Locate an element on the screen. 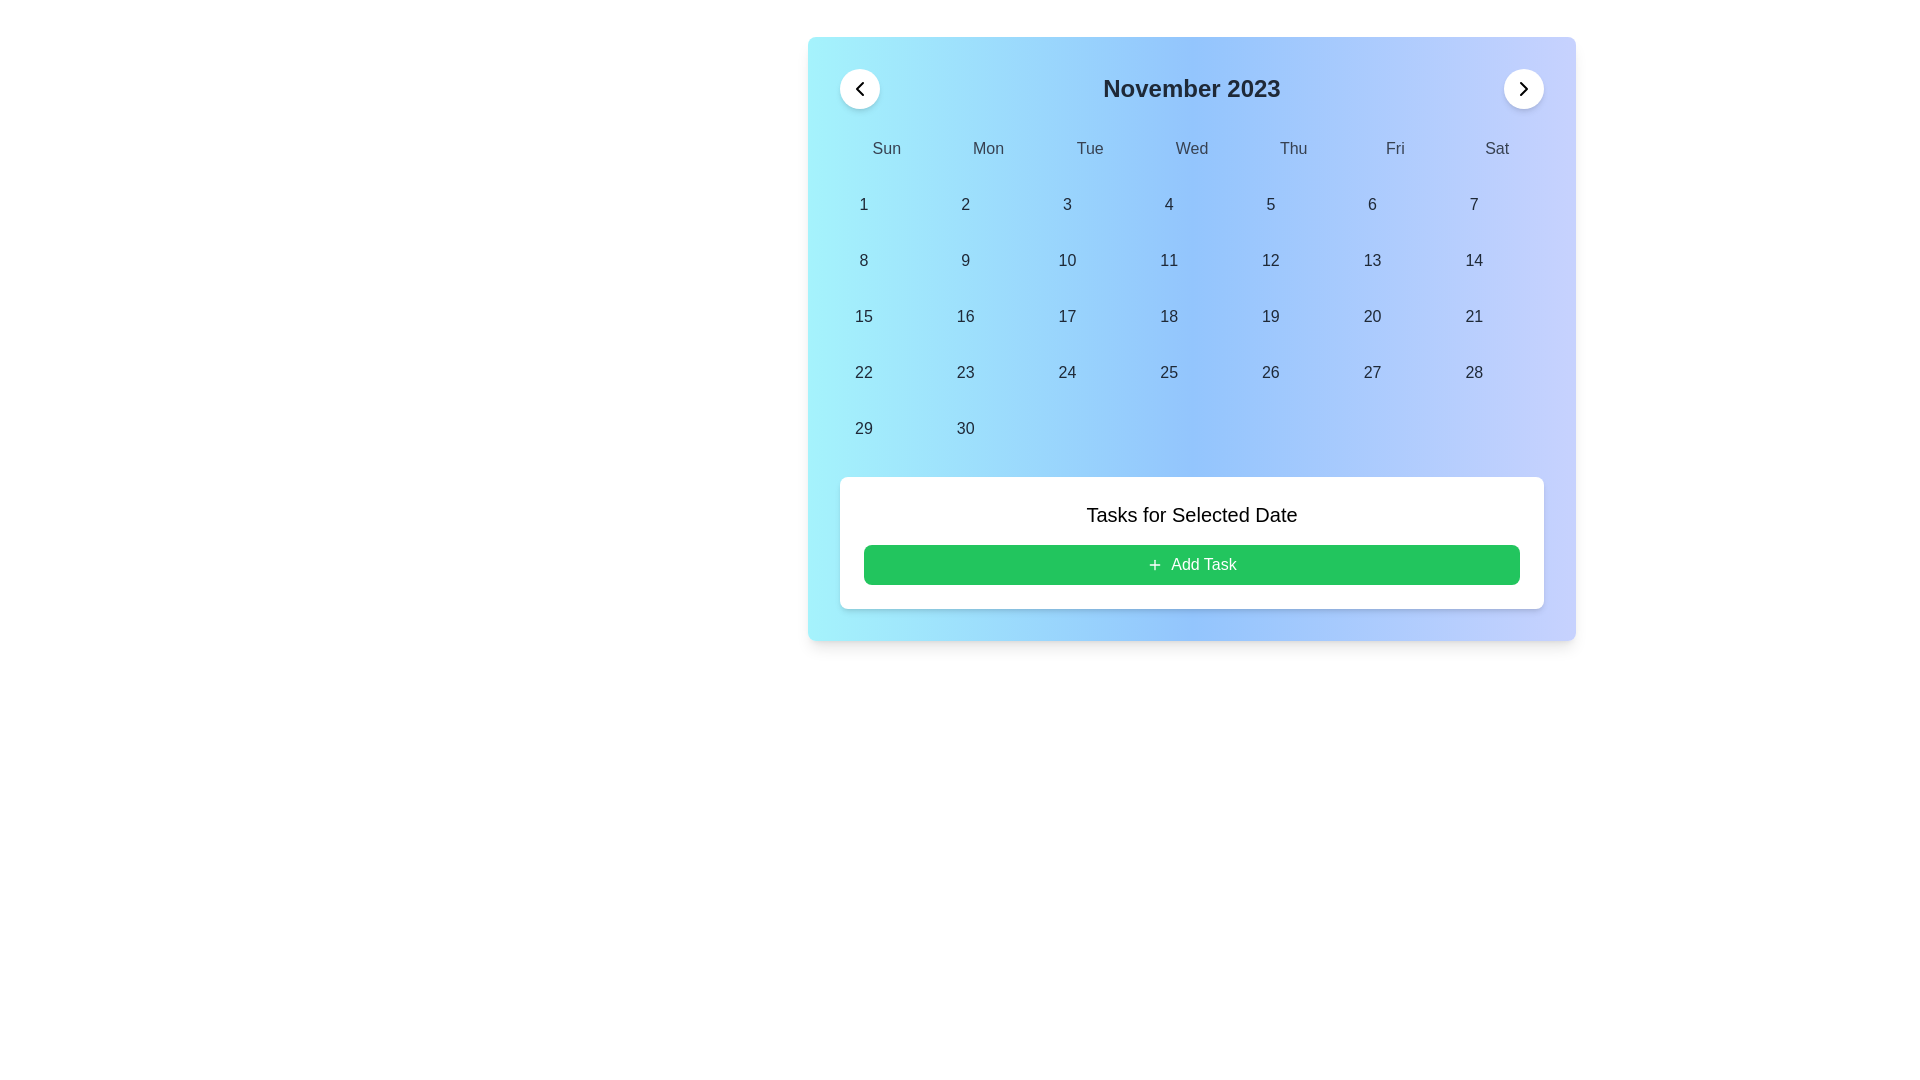  the rounded square button displaying the number '8' is located at coordinates (864, 260).